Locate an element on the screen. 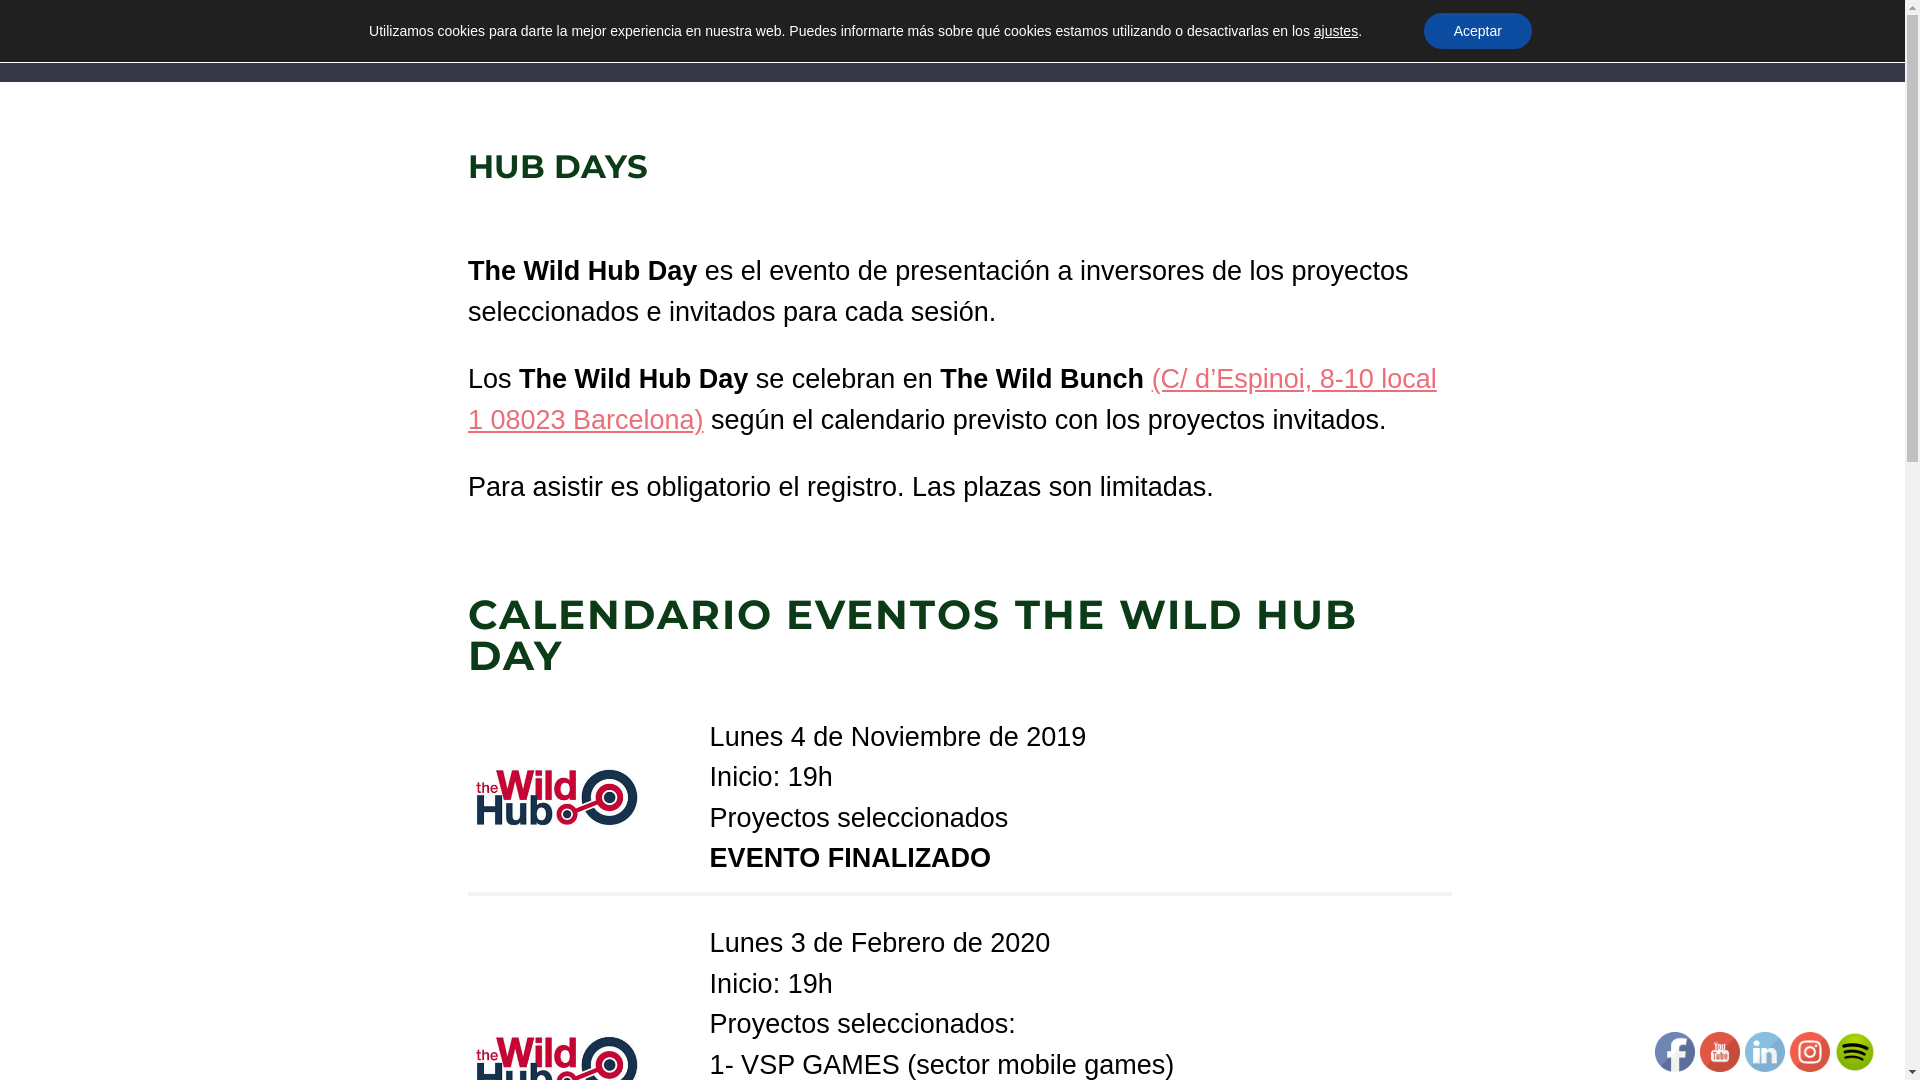  'Contacto' is located at coordinates (1799, 41).